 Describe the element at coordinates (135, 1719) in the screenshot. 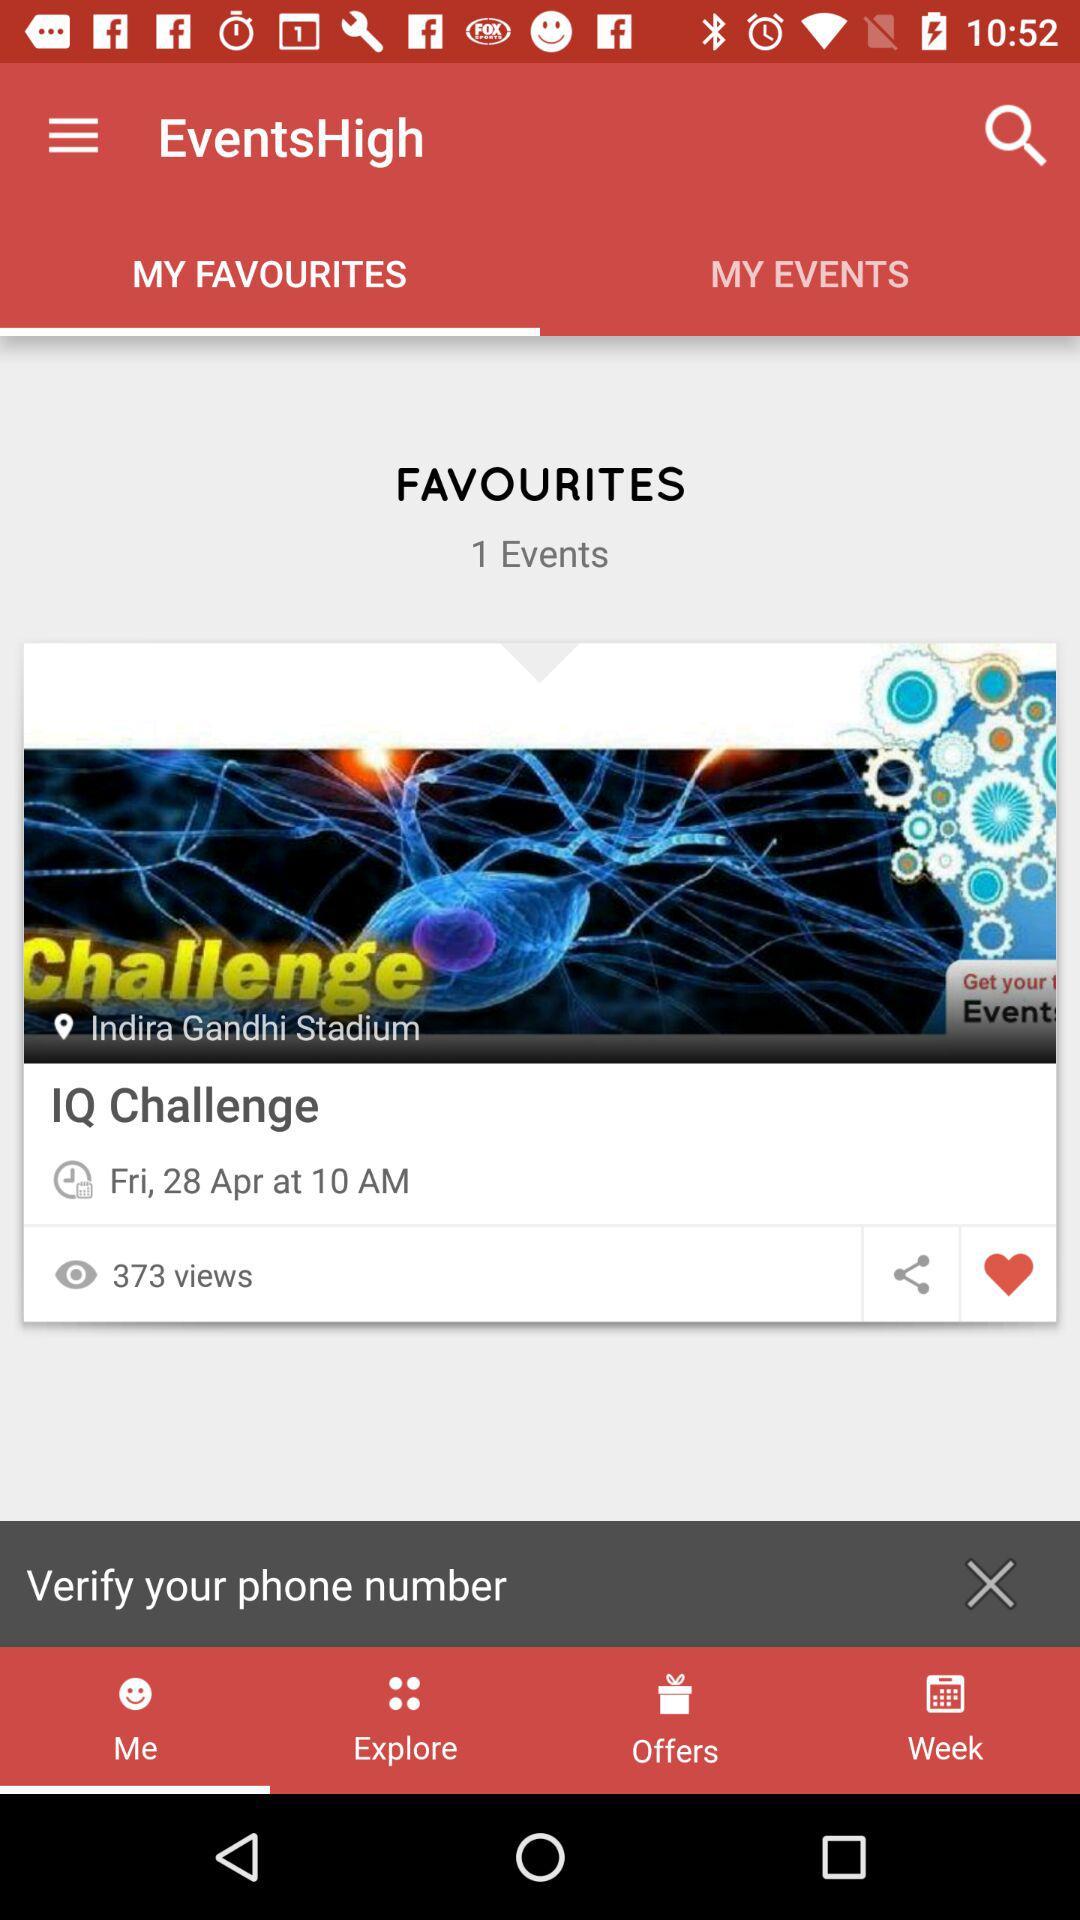

I see `icon next to the explore item` at that location.